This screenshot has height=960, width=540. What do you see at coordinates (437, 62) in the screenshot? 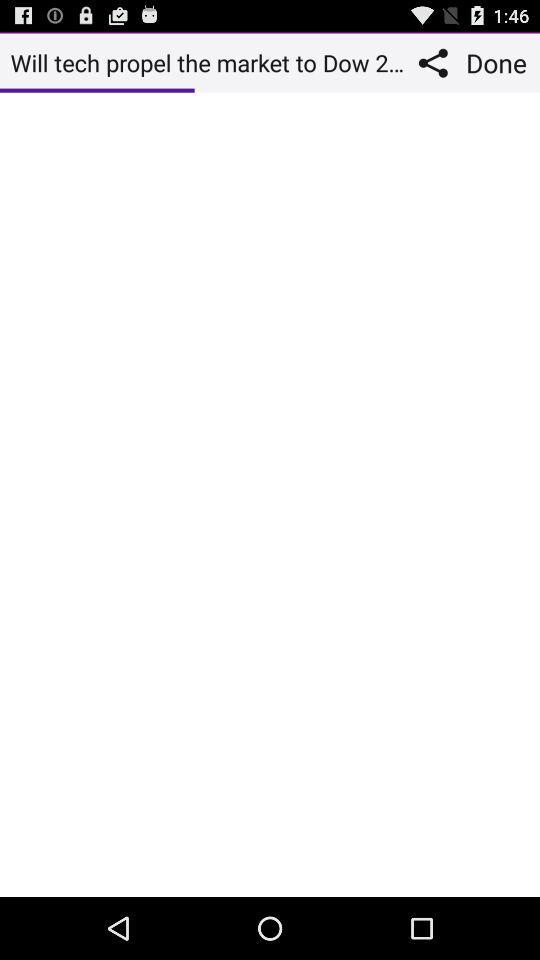
I see `the item next to will tech propel` at bounding box center [437, 62].